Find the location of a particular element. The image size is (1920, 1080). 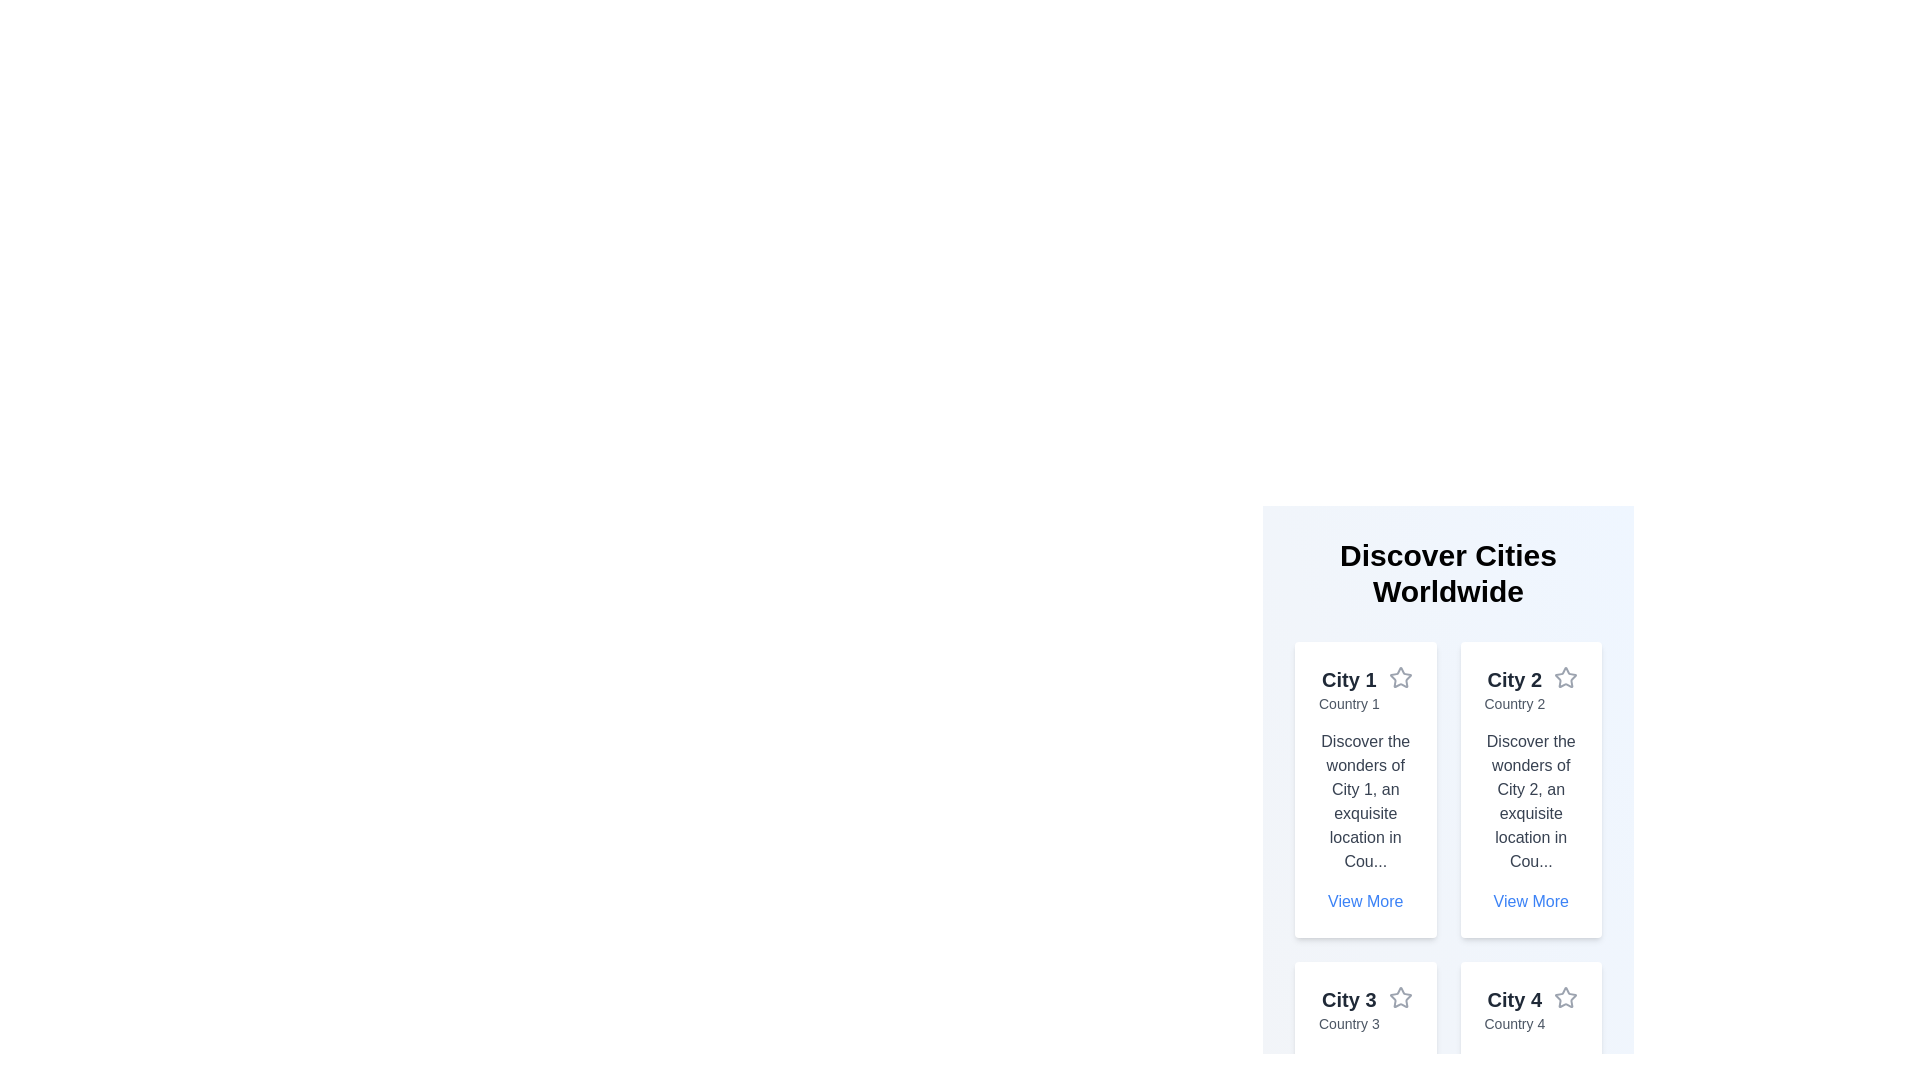

the text label representing a specific city and its country, located in the leftmost cell of the second row in a grid layout, directly below 'City 1' and 'City 2' is located at coordinates (1349, 1010).